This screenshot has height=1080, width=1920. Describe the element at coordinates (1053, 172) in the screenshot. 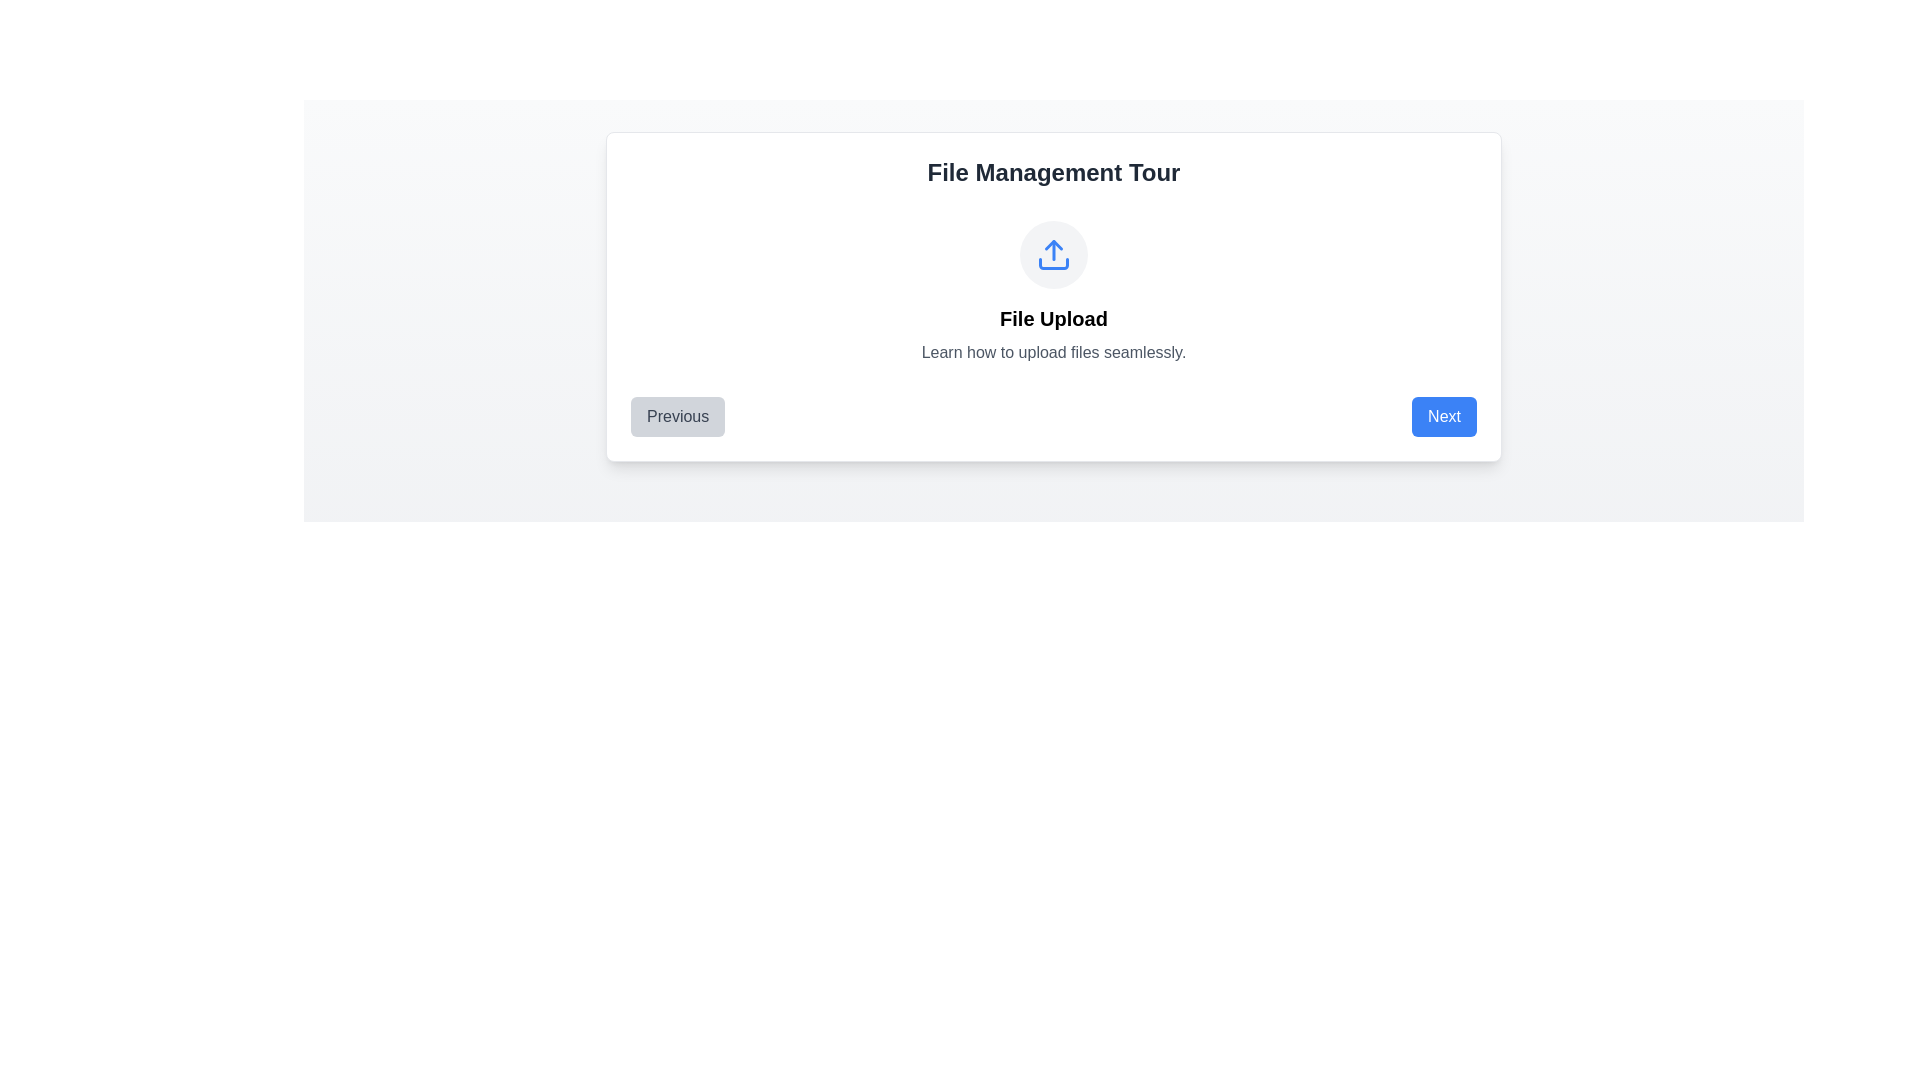

I see `the header text 'File Management Tour', which is a large, bold, dark gray text positioned at the top of a card-like structure with a white background` at that location.